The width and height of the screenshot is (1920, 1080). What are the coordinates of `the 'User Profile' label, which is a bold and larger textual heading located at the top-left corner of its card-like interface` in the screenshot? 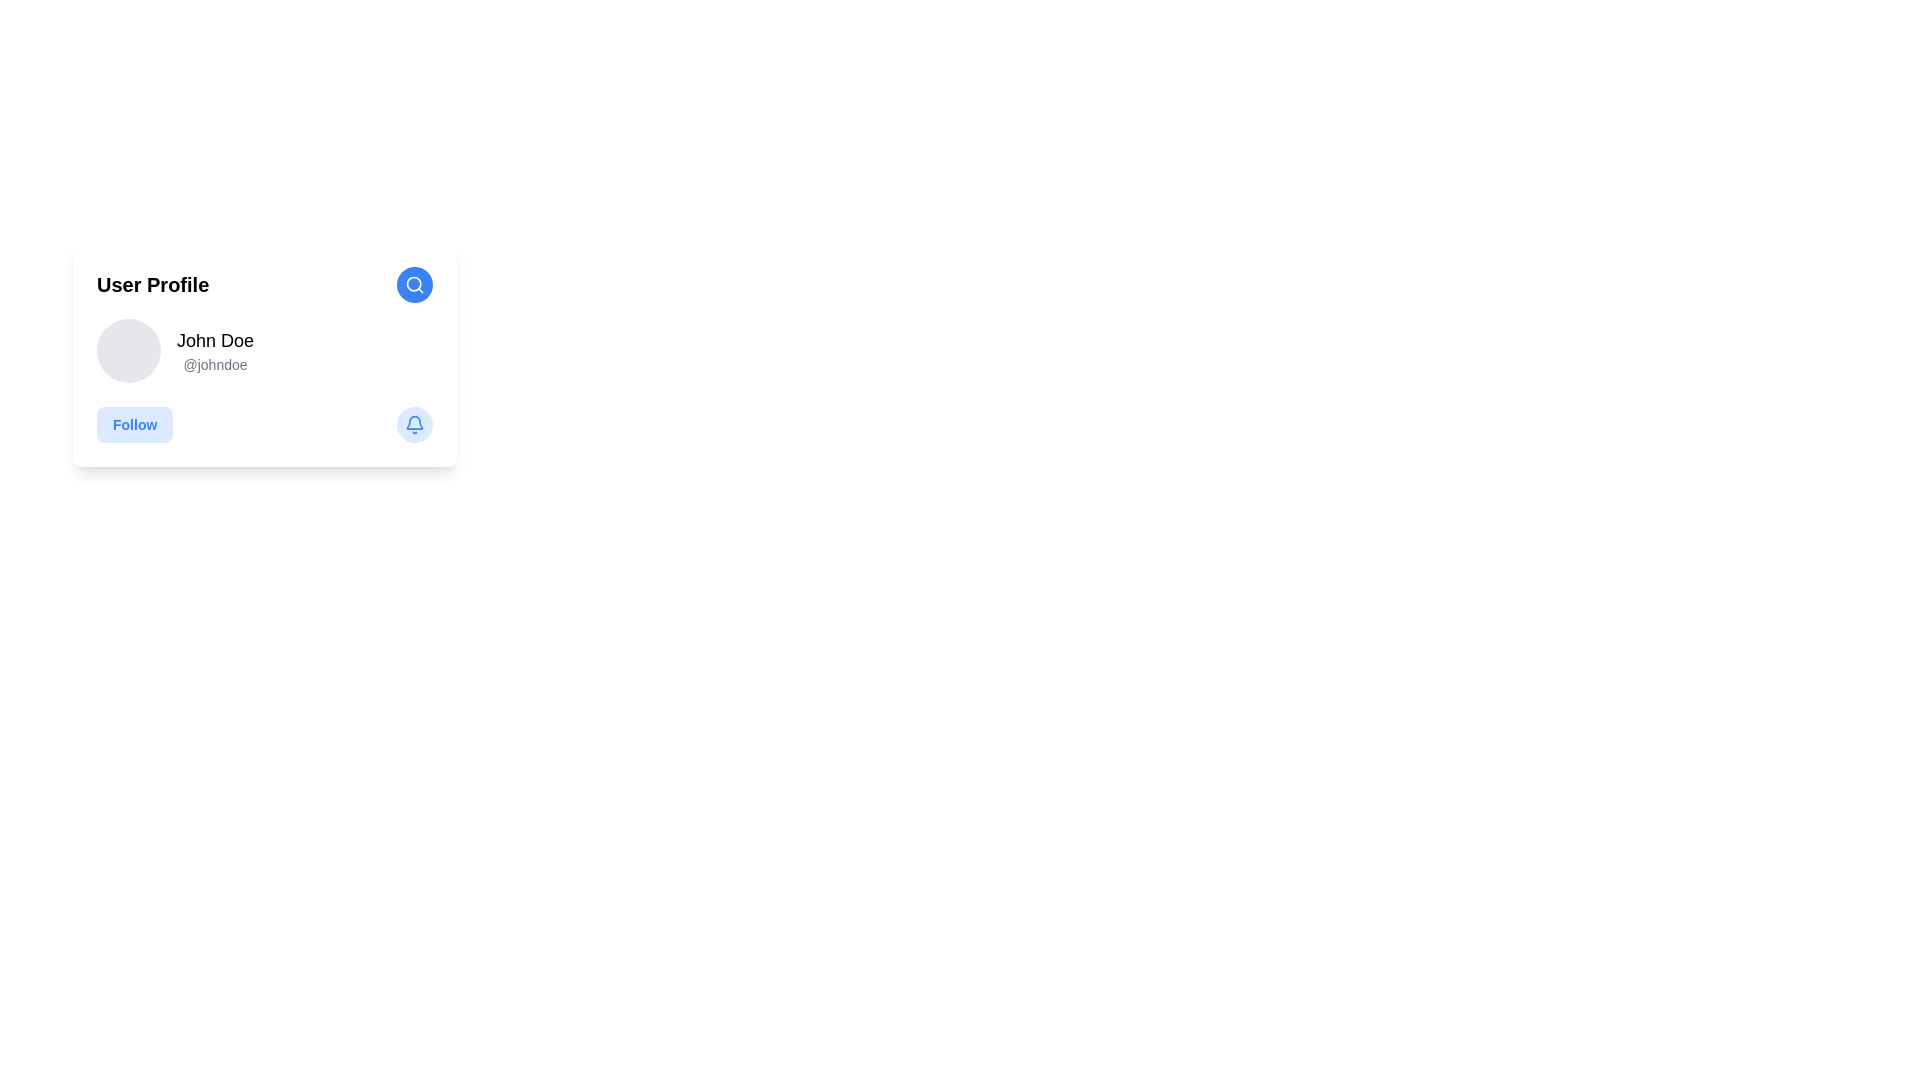 It's located at (152, 285).